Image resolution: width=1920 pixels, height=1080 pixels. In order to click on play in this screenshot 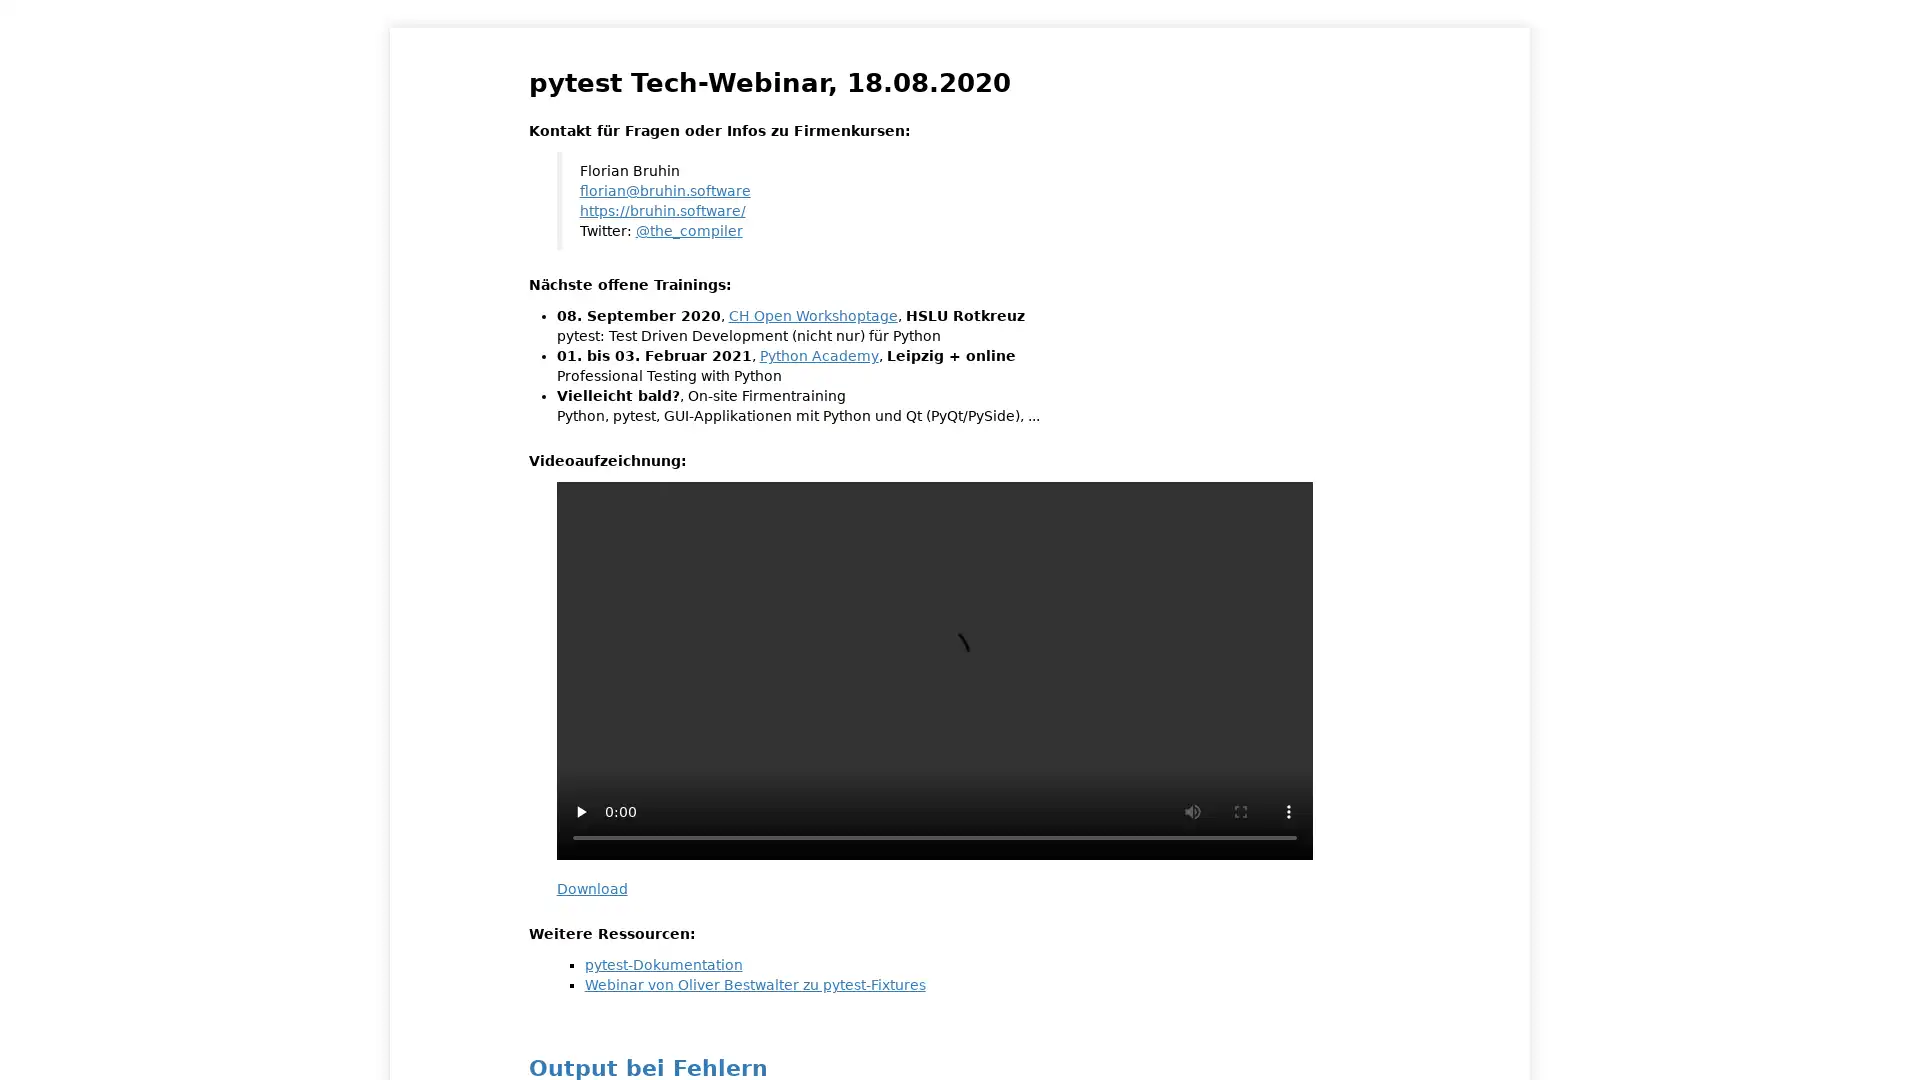, I will do `click(579, 812)`.